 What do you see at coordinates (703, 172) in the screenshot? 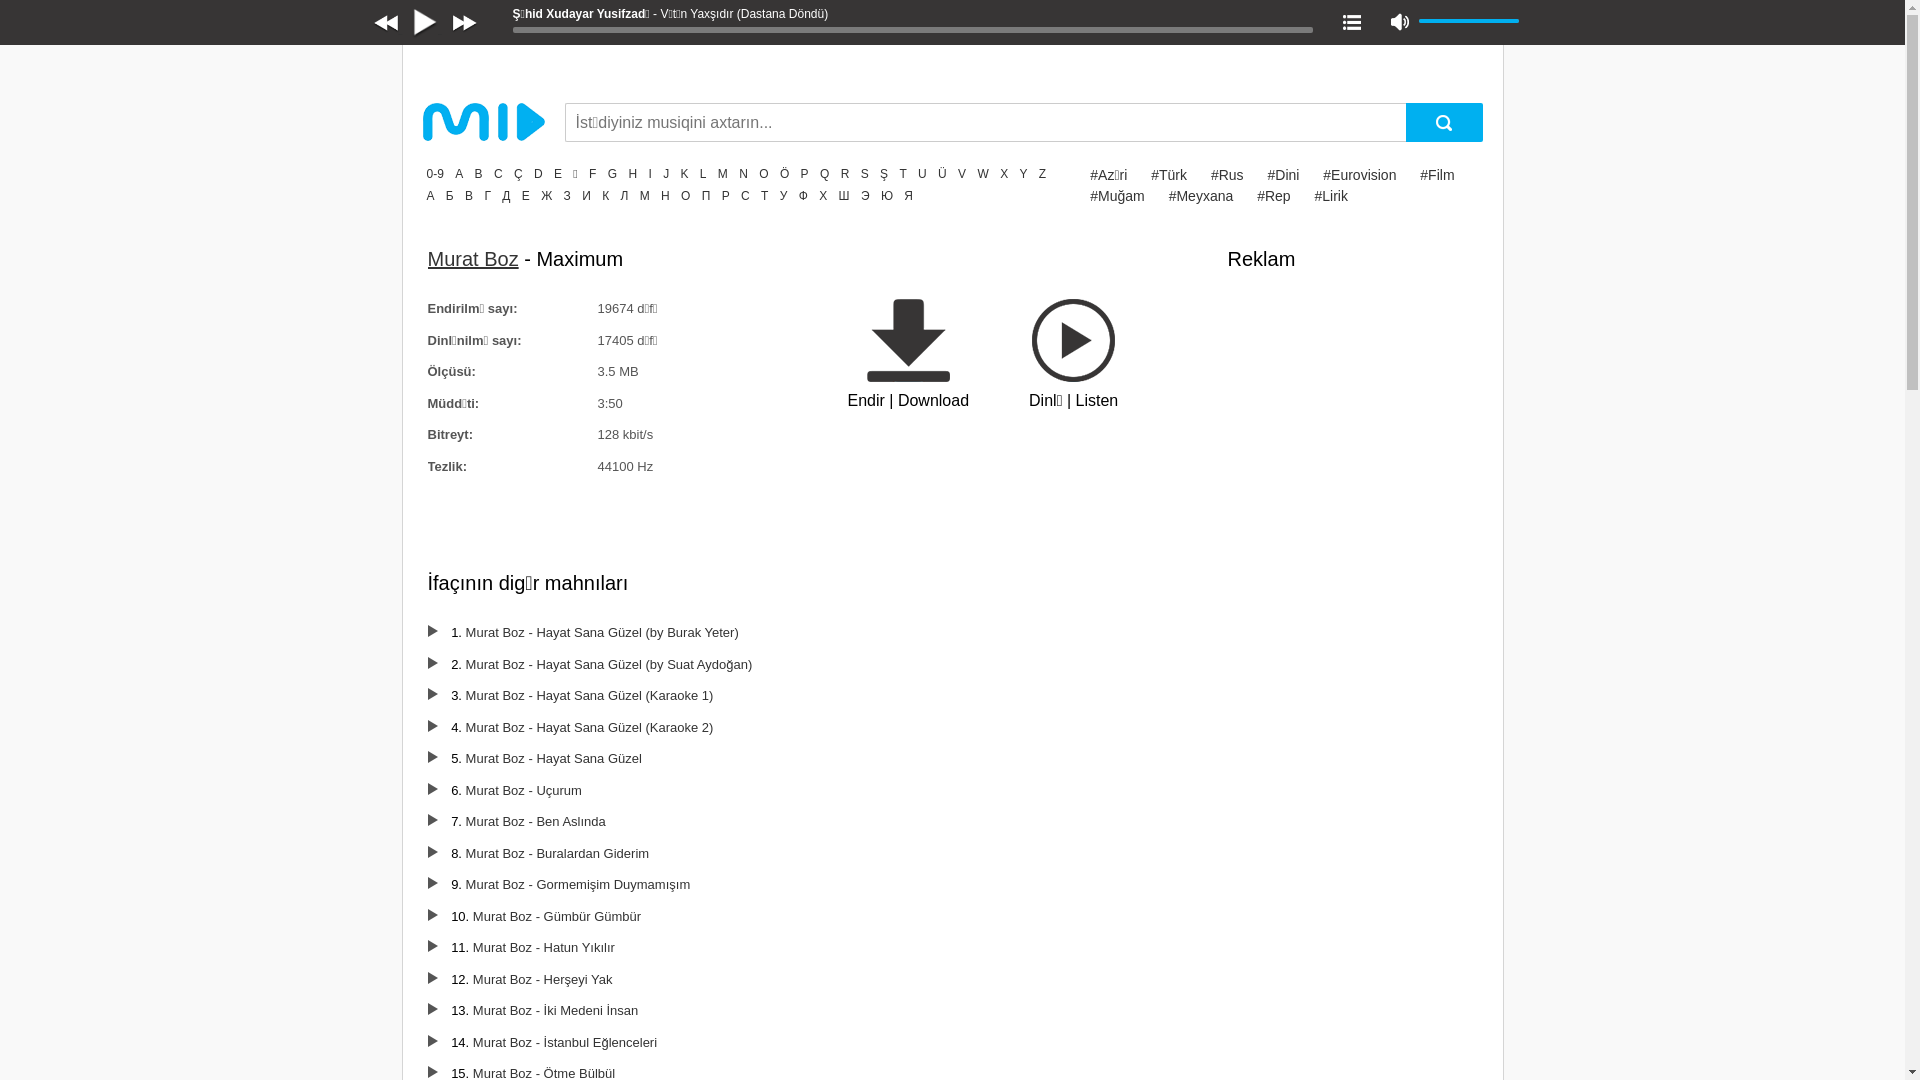
I see `'L'` at bounding box center [703, 172].